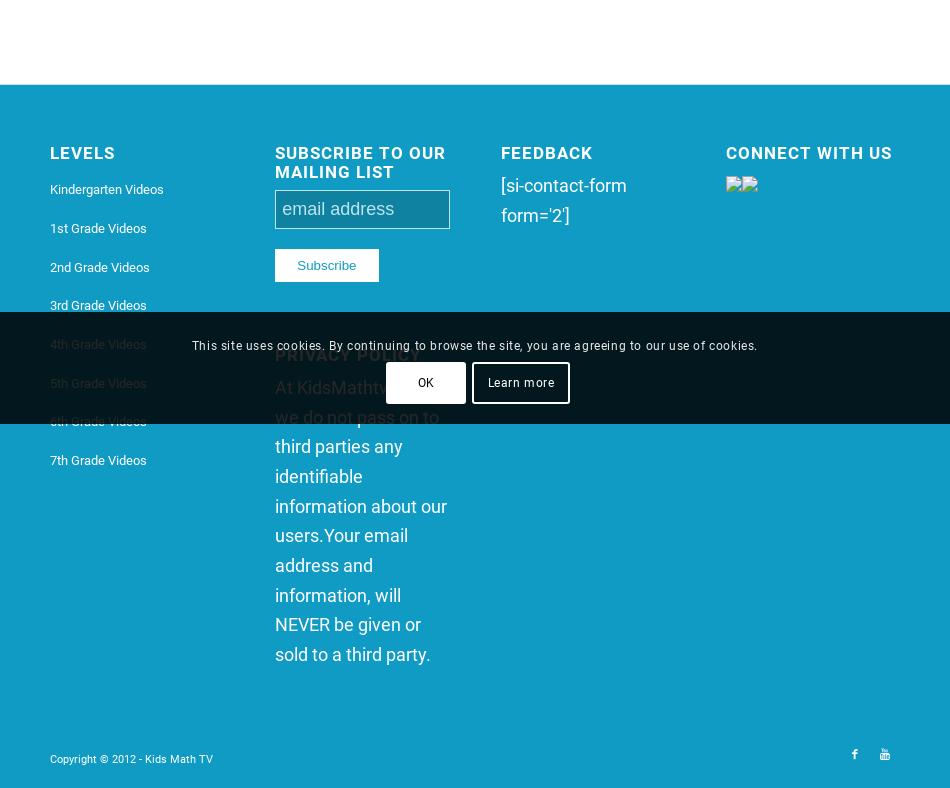 This screenshot has width=950, height=788. What do you see at coordinates (178, 758) in the screenshot?
I see `'Kids Math TV'` at bounding box center [178, 758].